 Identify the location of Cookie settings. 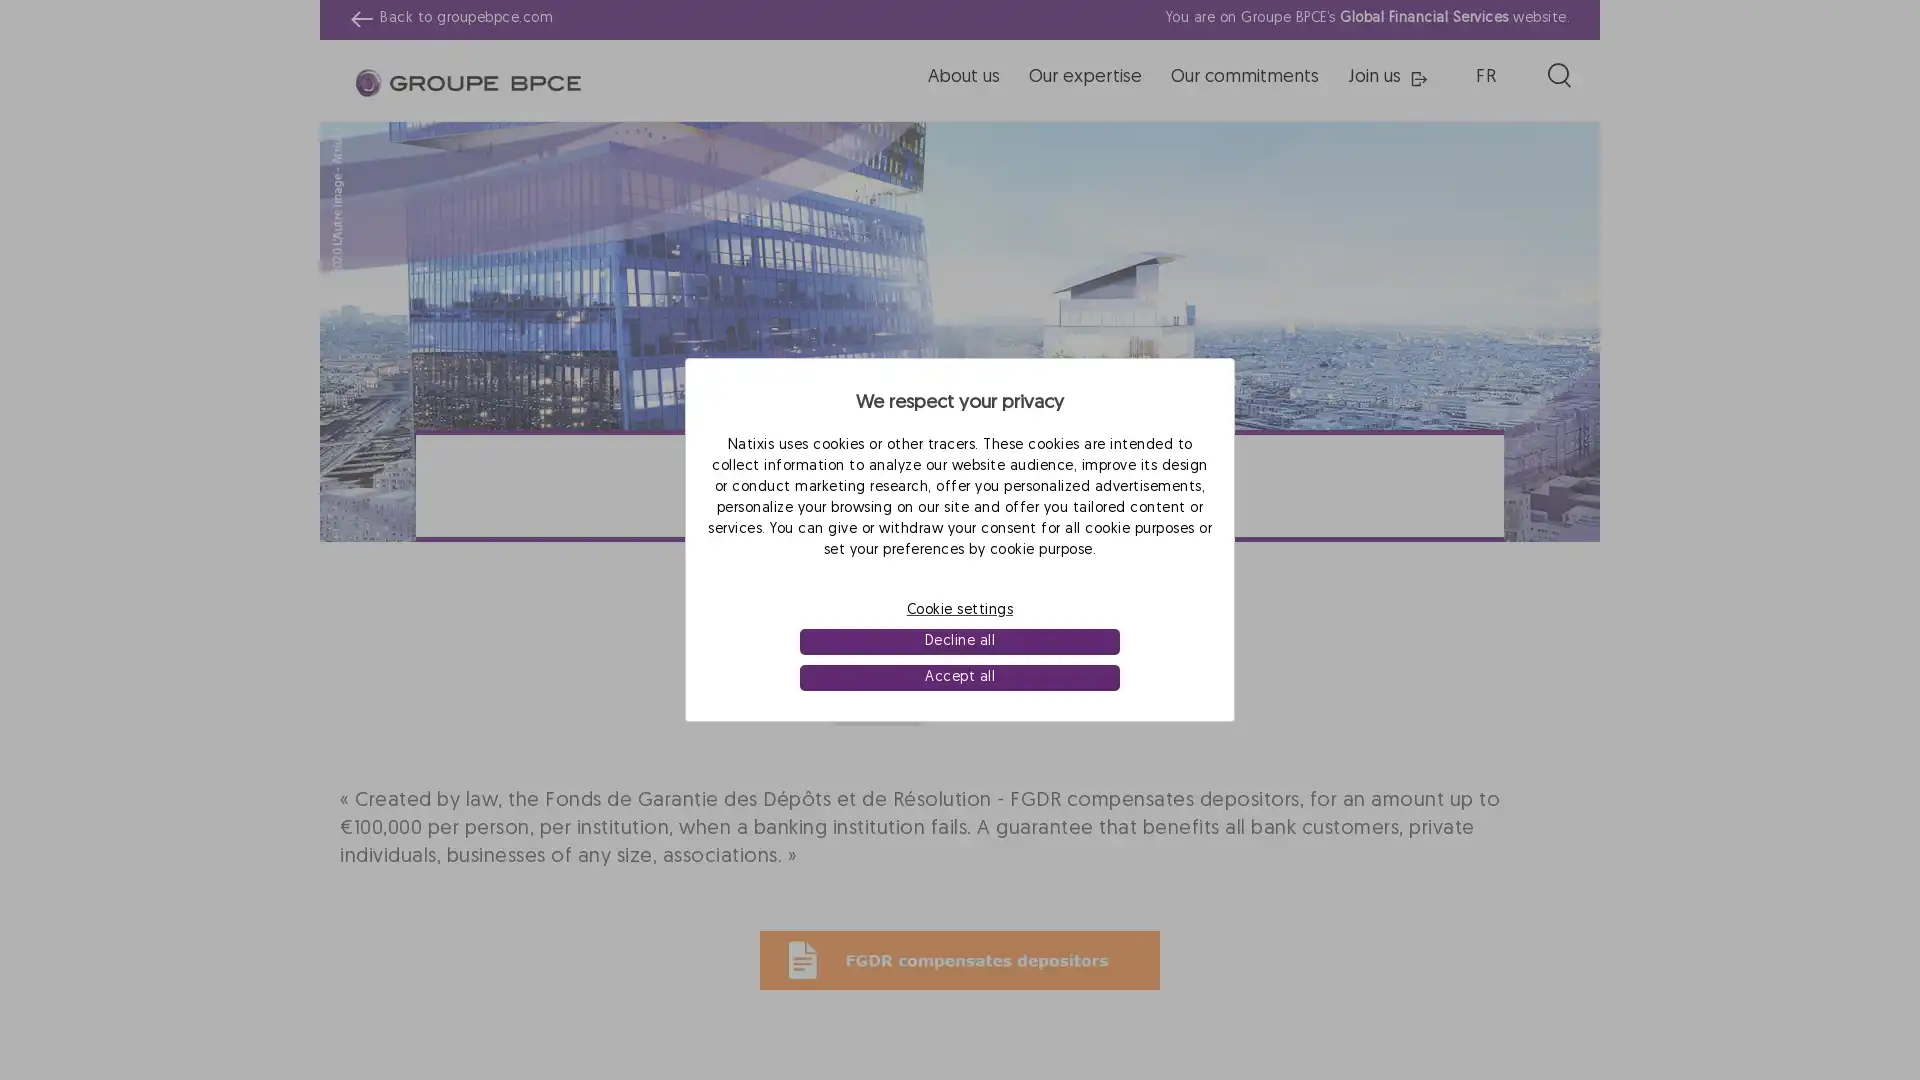
(960, 608).